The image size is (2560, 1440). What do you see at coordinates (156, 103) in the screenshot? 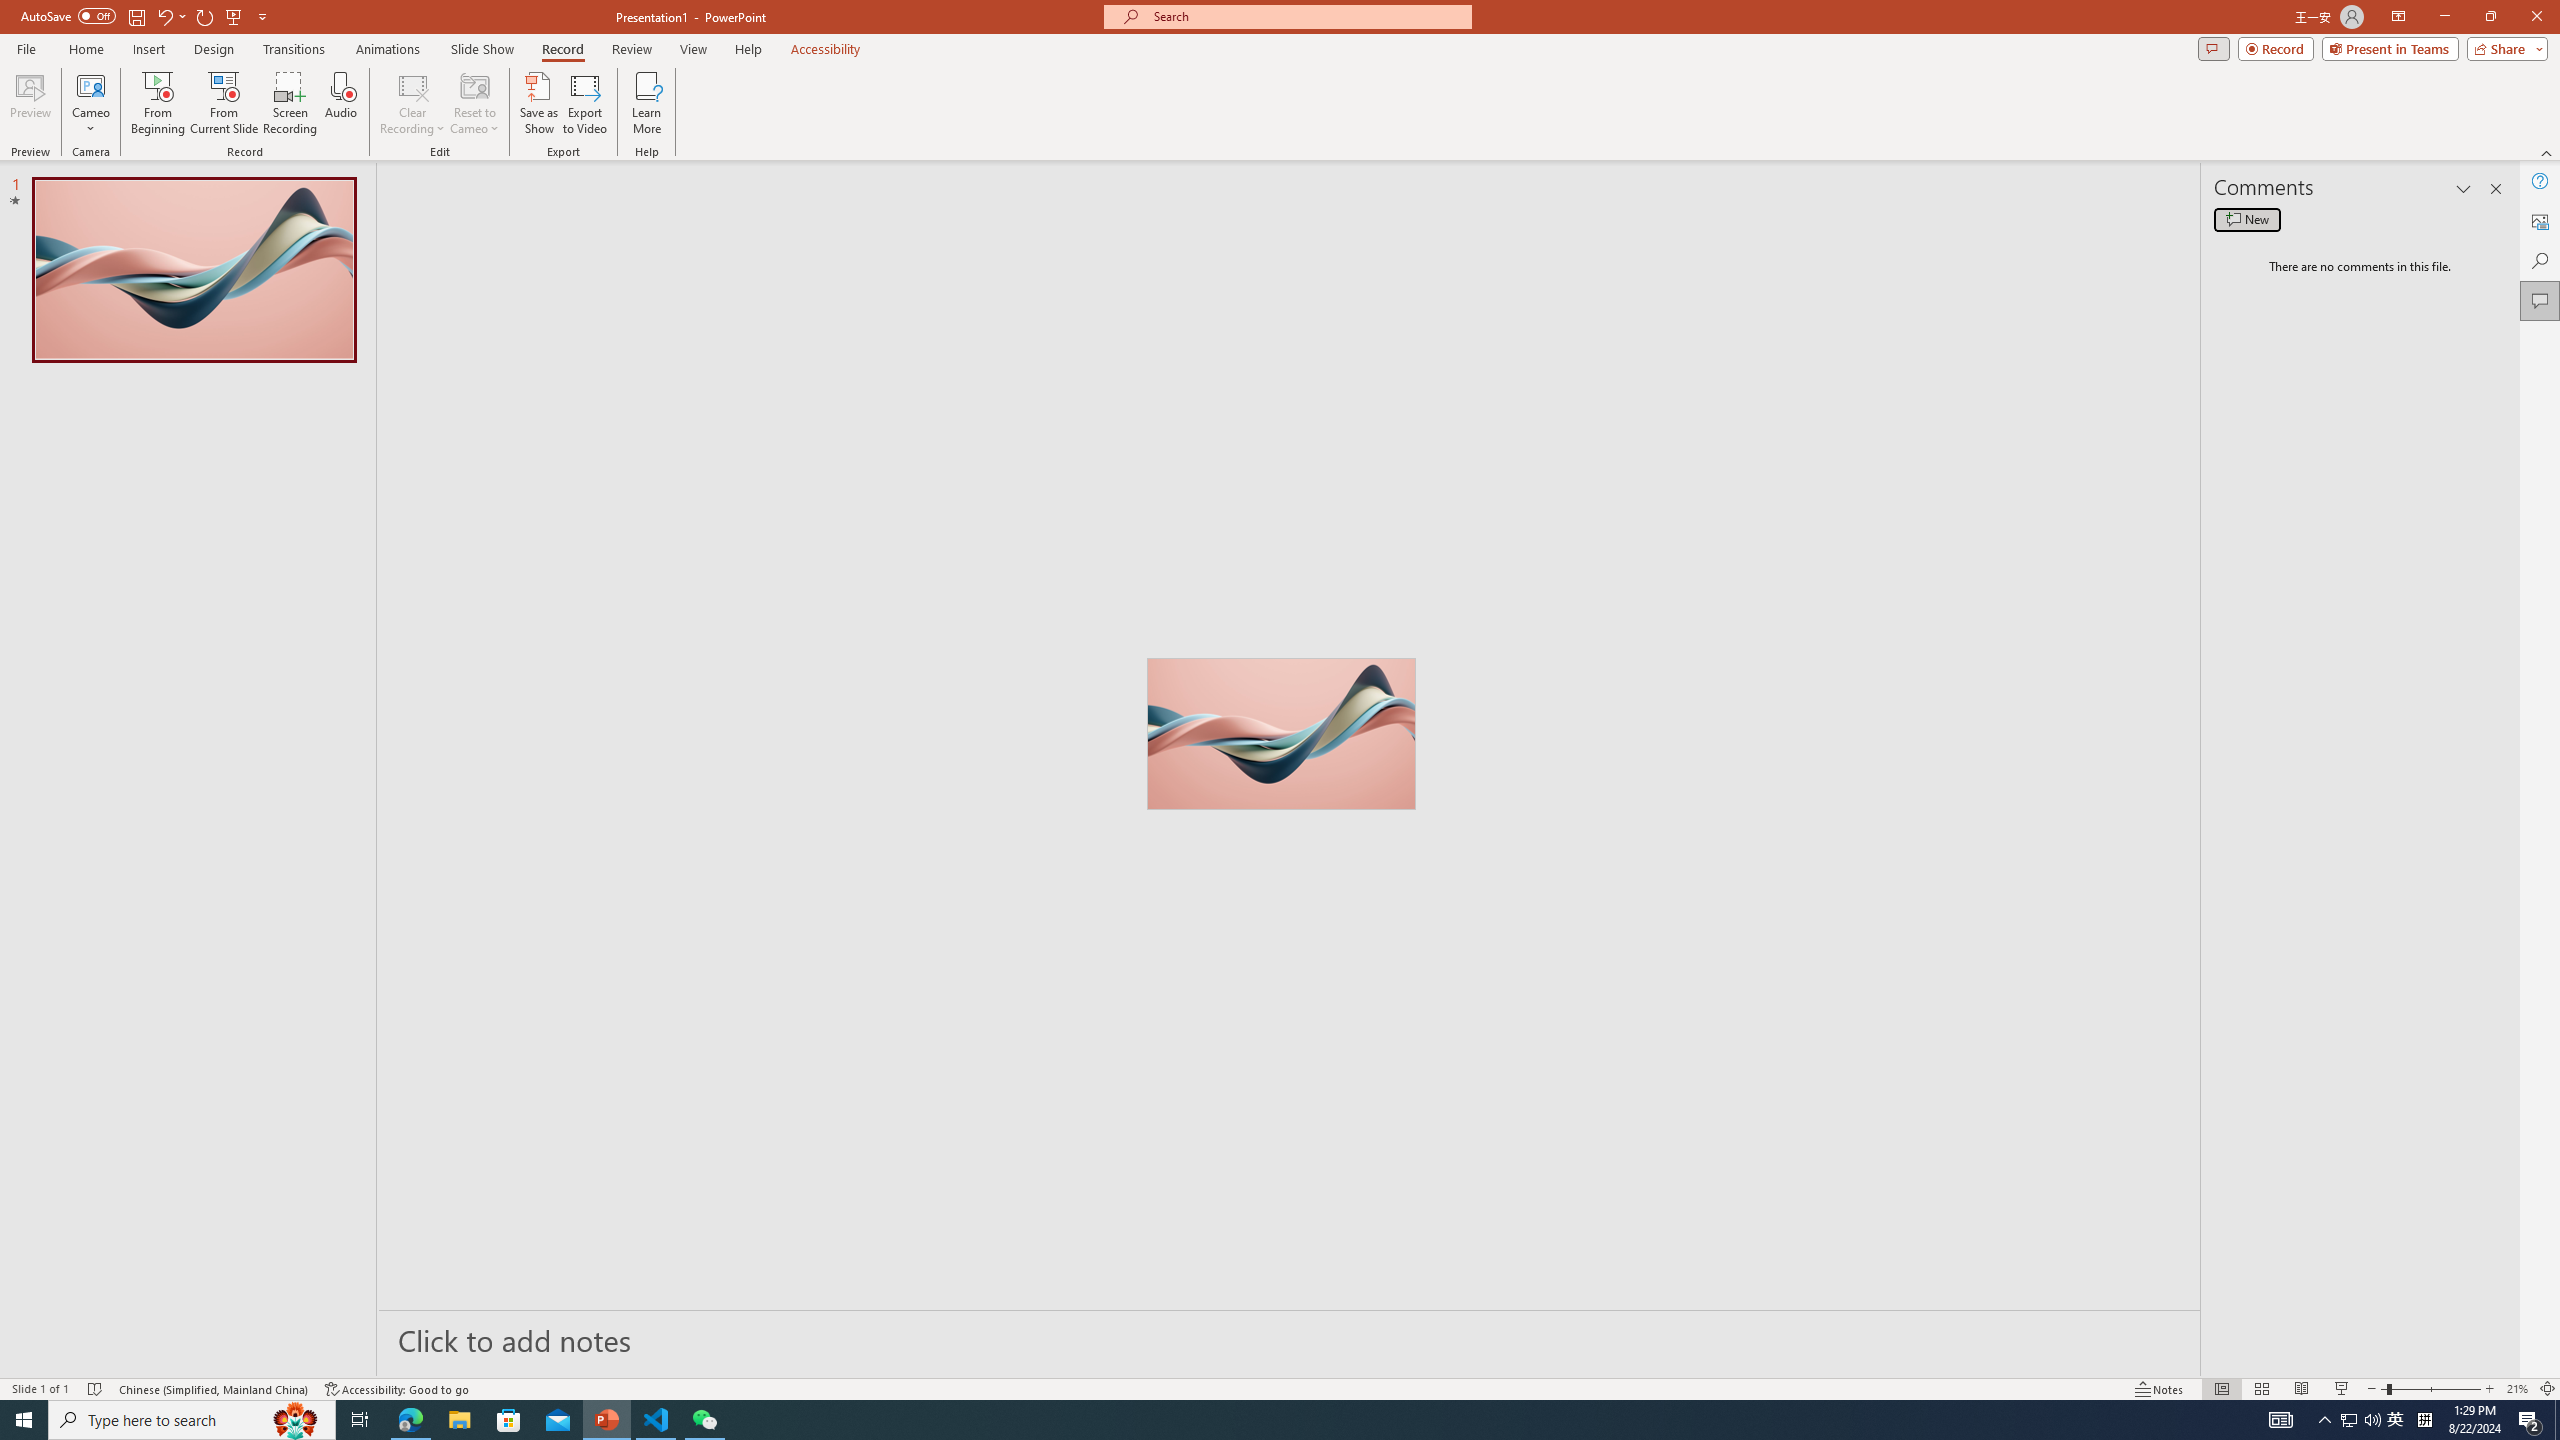
I see `'From Beginning...'` at bounding box center [156, 103].